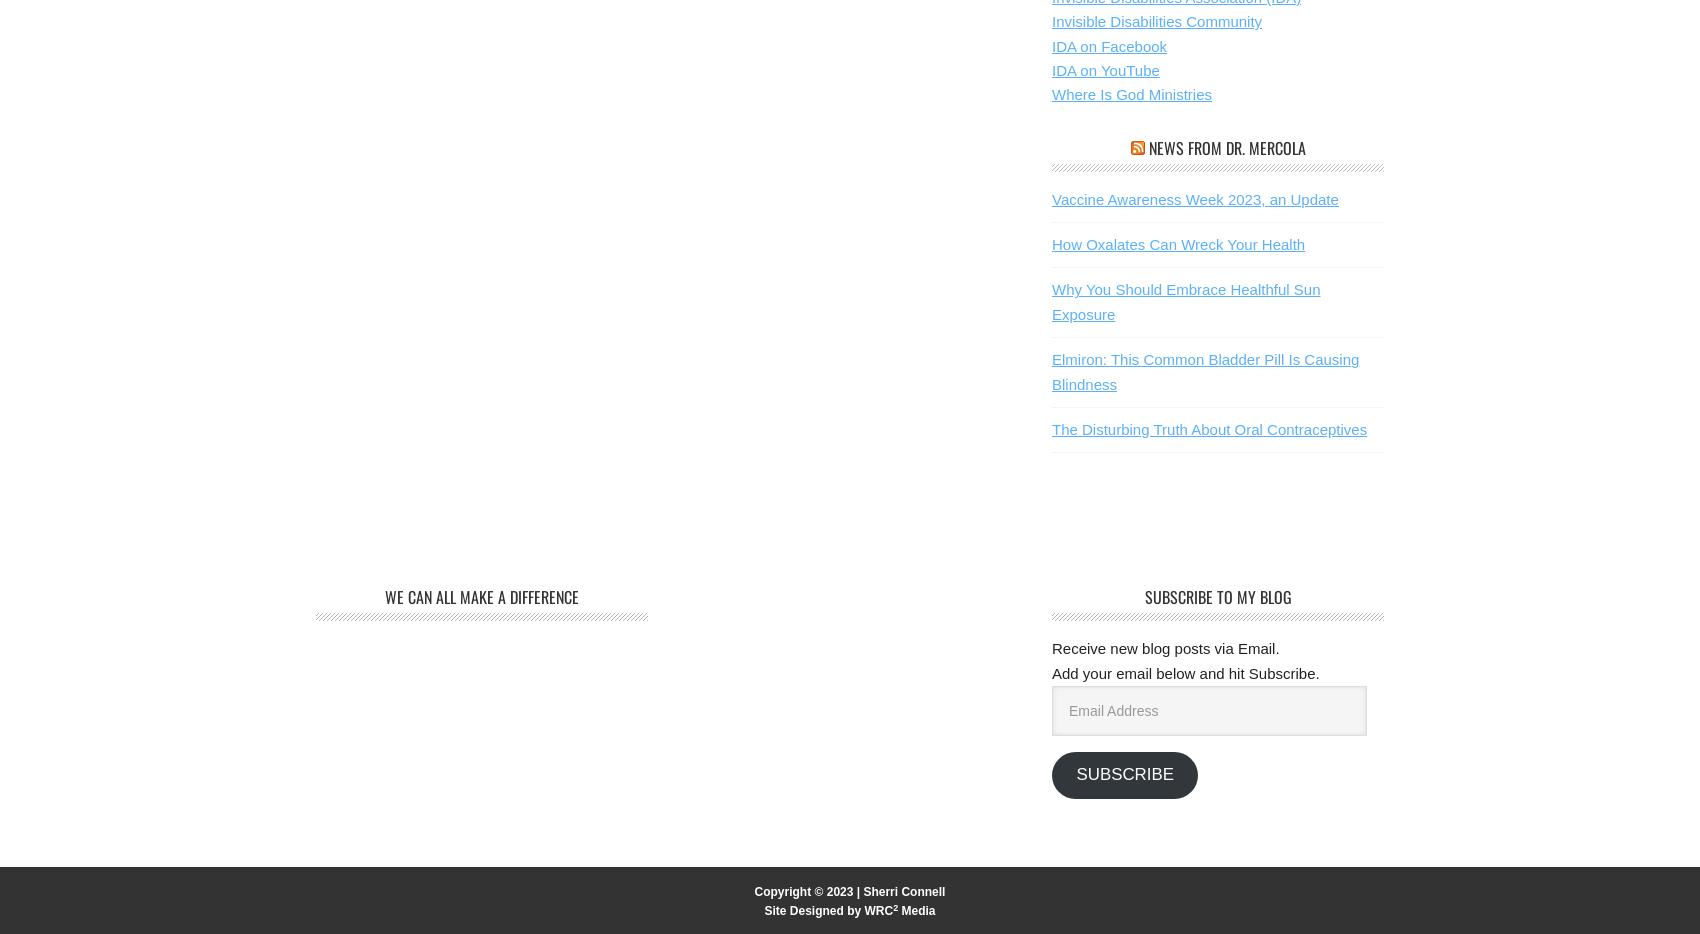 This screenshot has height=934, width=1700. I want to click on '|', so click(857, 891).